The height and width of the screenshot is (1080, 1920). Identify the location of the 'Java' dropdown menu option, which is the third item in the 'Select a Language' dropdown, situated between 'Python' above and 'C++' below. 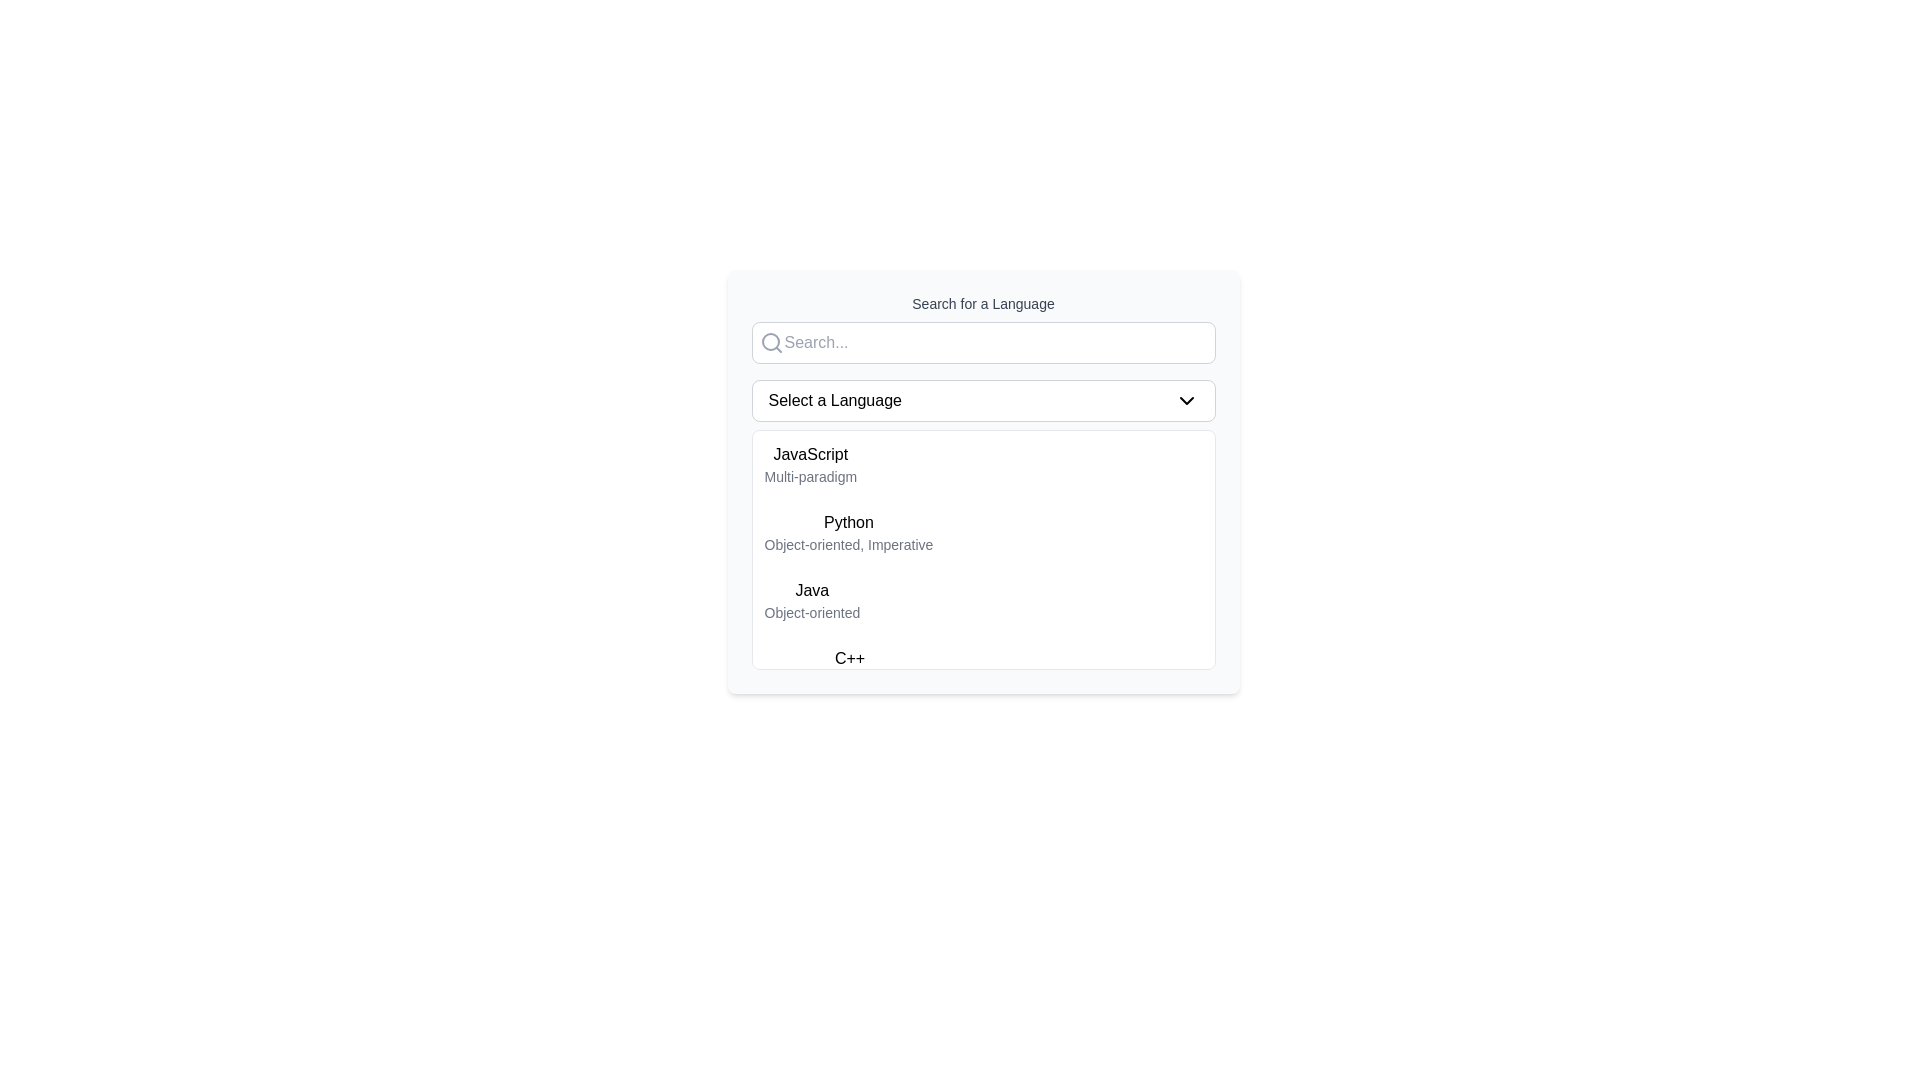
(983, 600).